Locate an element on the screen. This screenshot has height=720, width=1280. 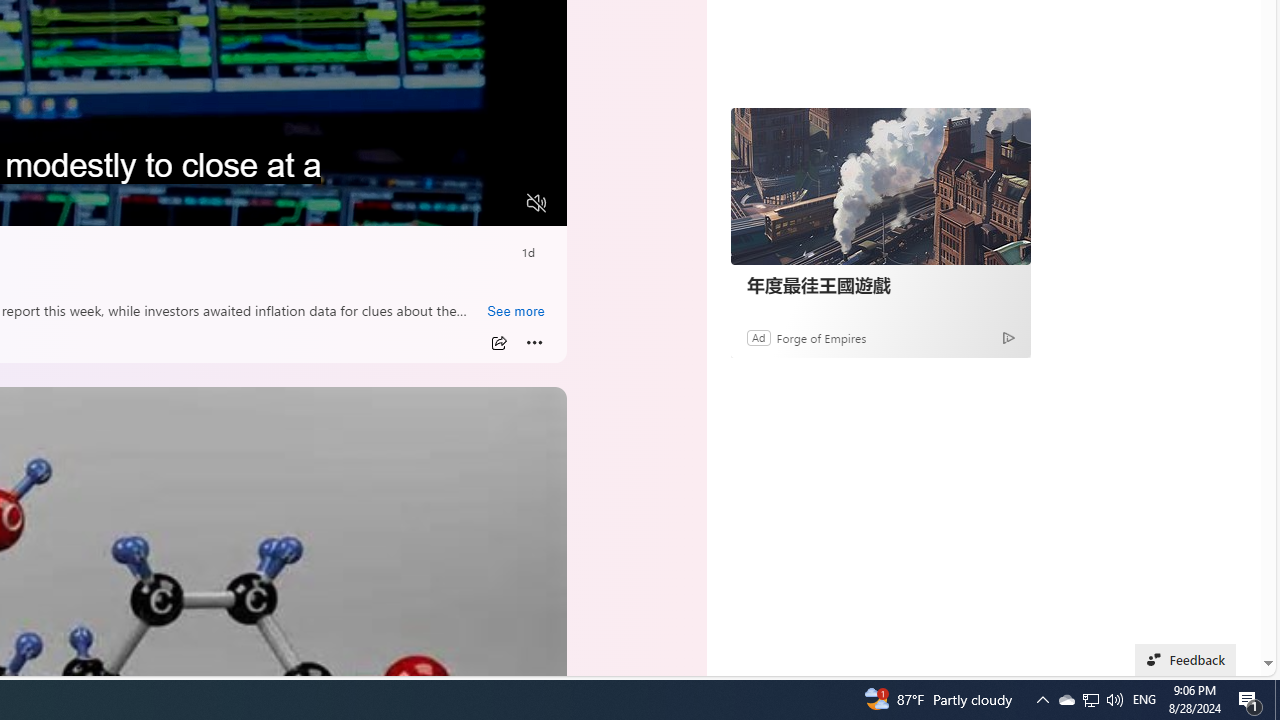
'See more' is located at coordinates (515, 312).